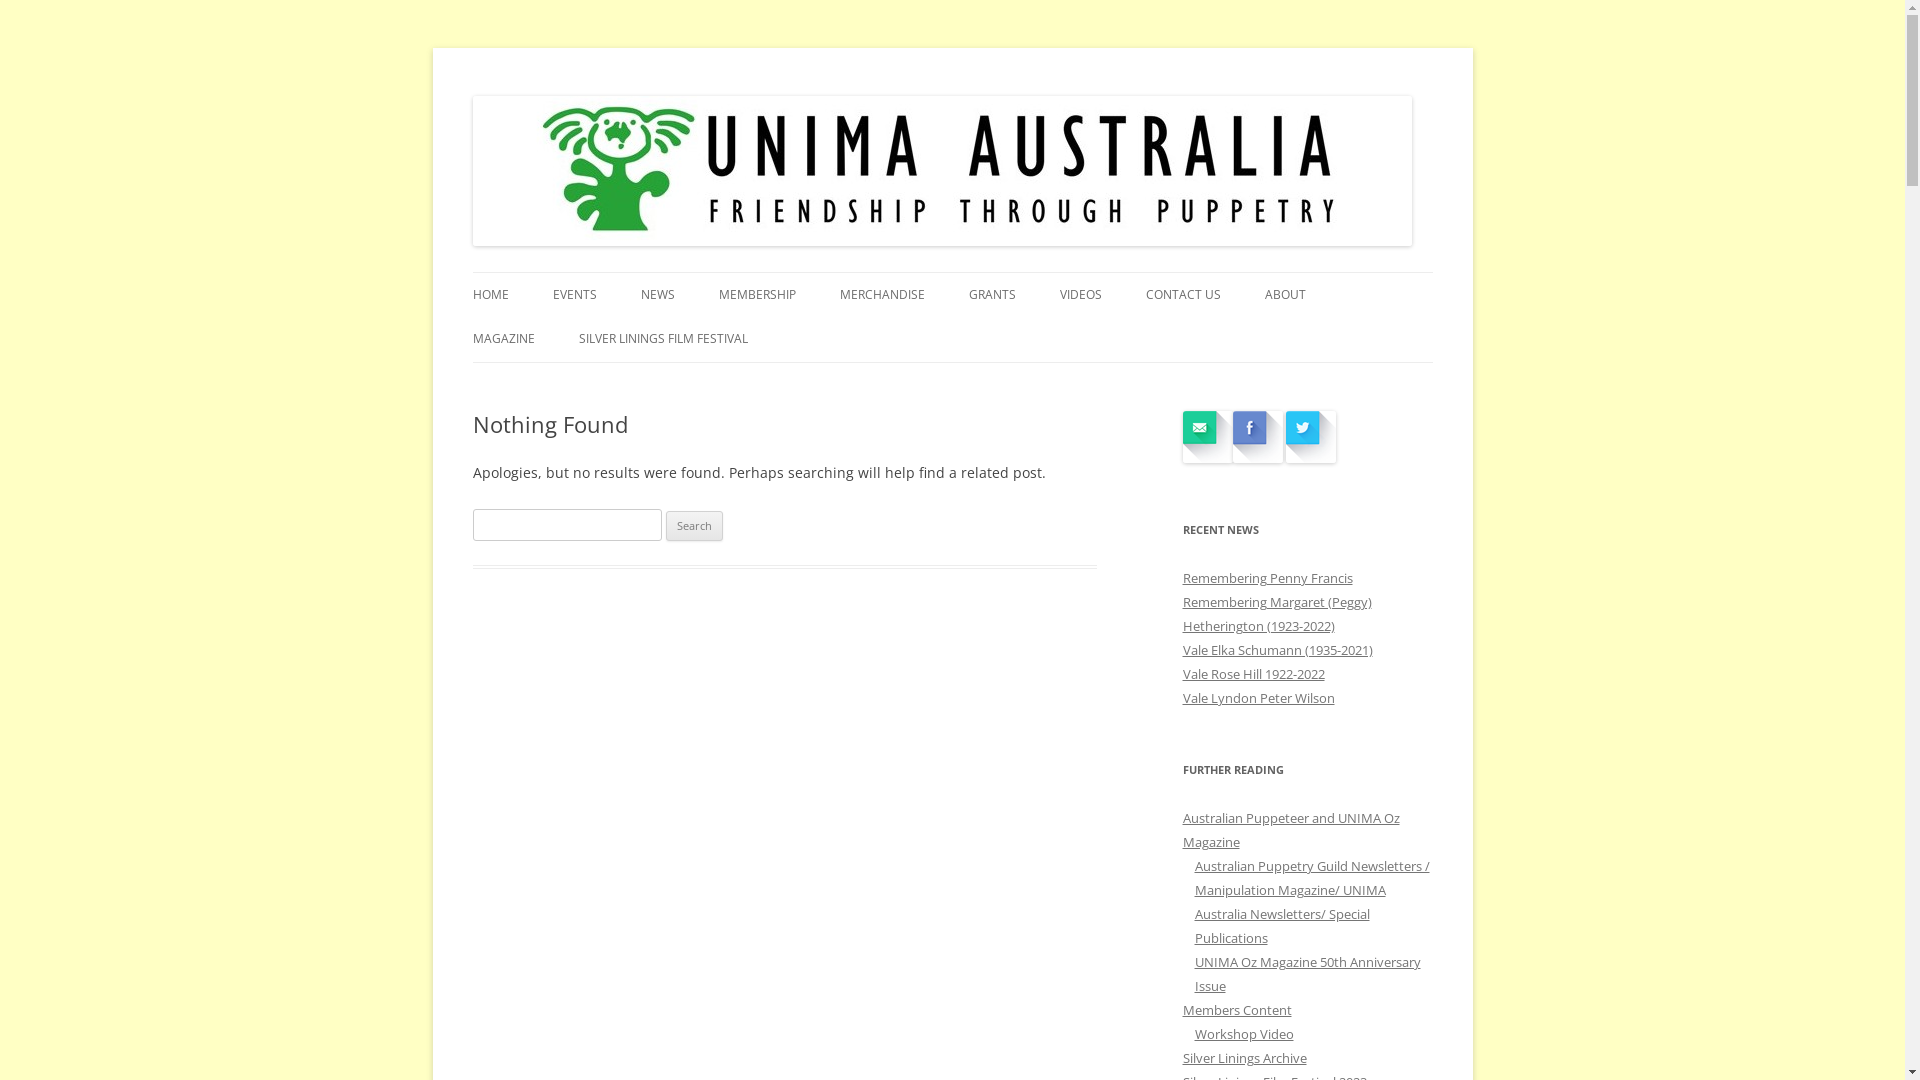  Describe the element at coordinates (470, 272) in the screenshot. I see `'UNIMA AUSTRALIA'` at that location.